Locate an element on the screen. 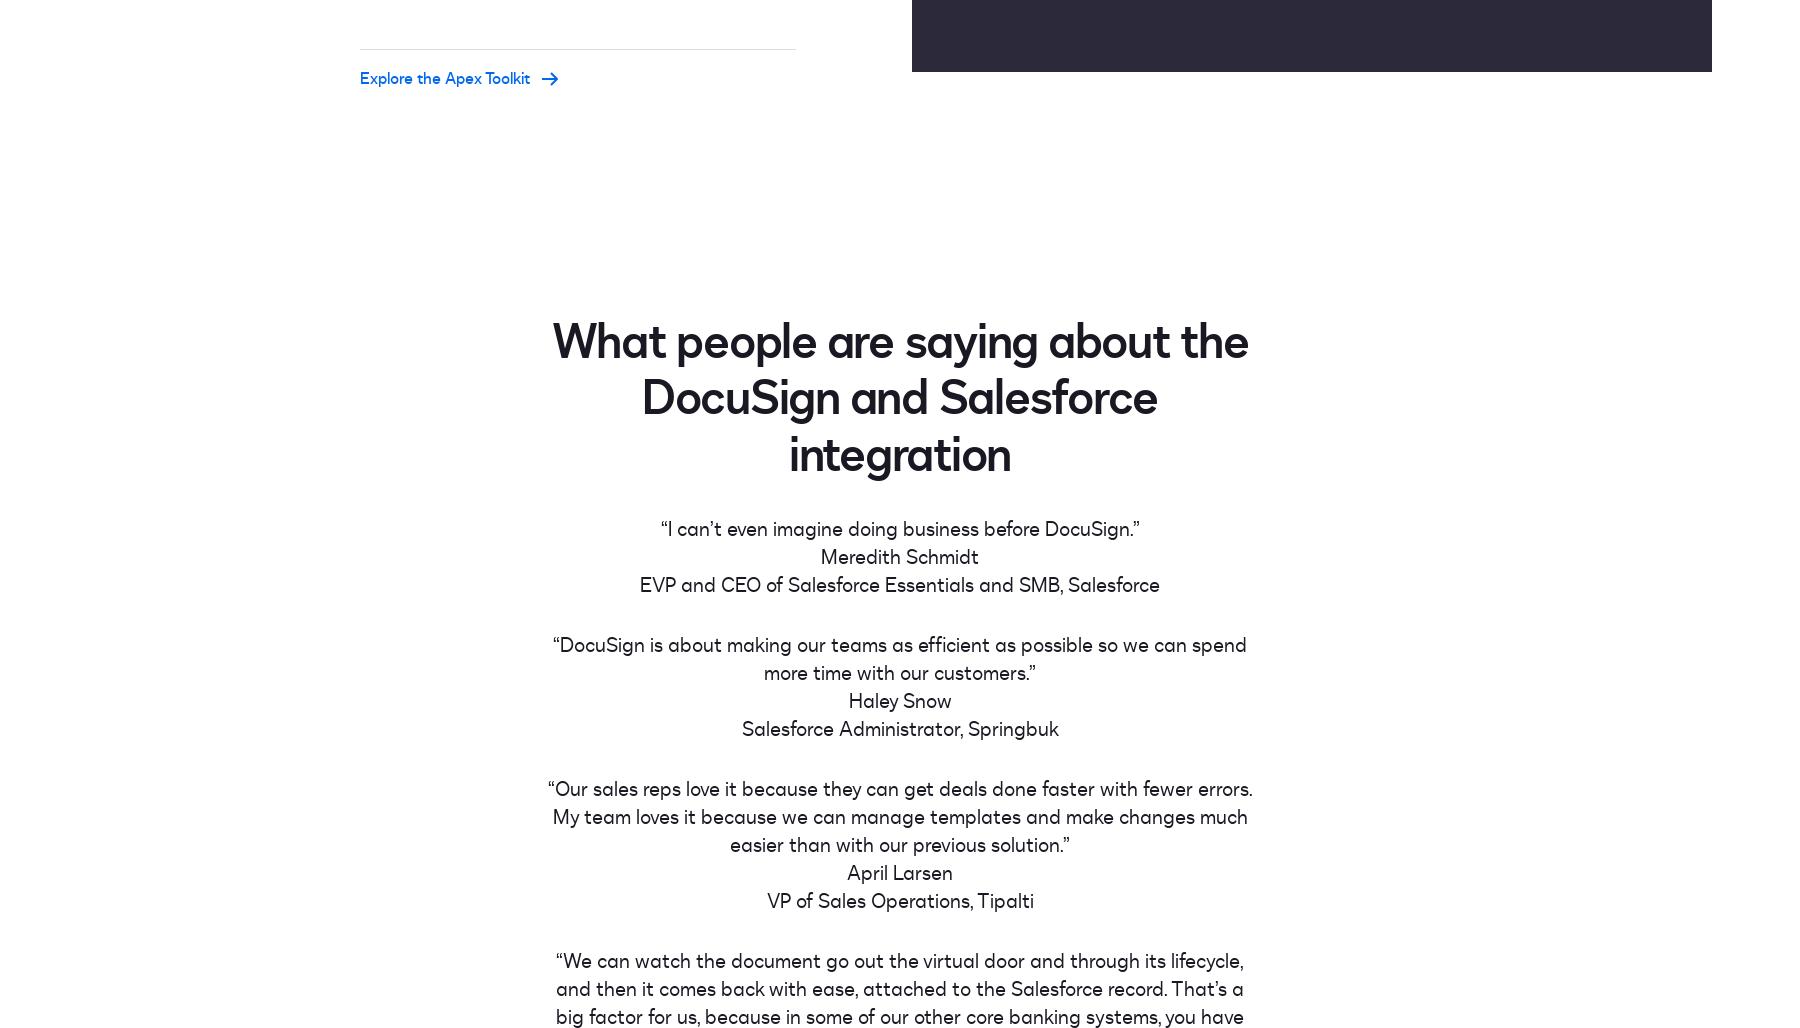 The height and width of the screenshot is (1028, 1800). 'VP of Sales Operations, Tipalti' is located at coordinates (899, 900).